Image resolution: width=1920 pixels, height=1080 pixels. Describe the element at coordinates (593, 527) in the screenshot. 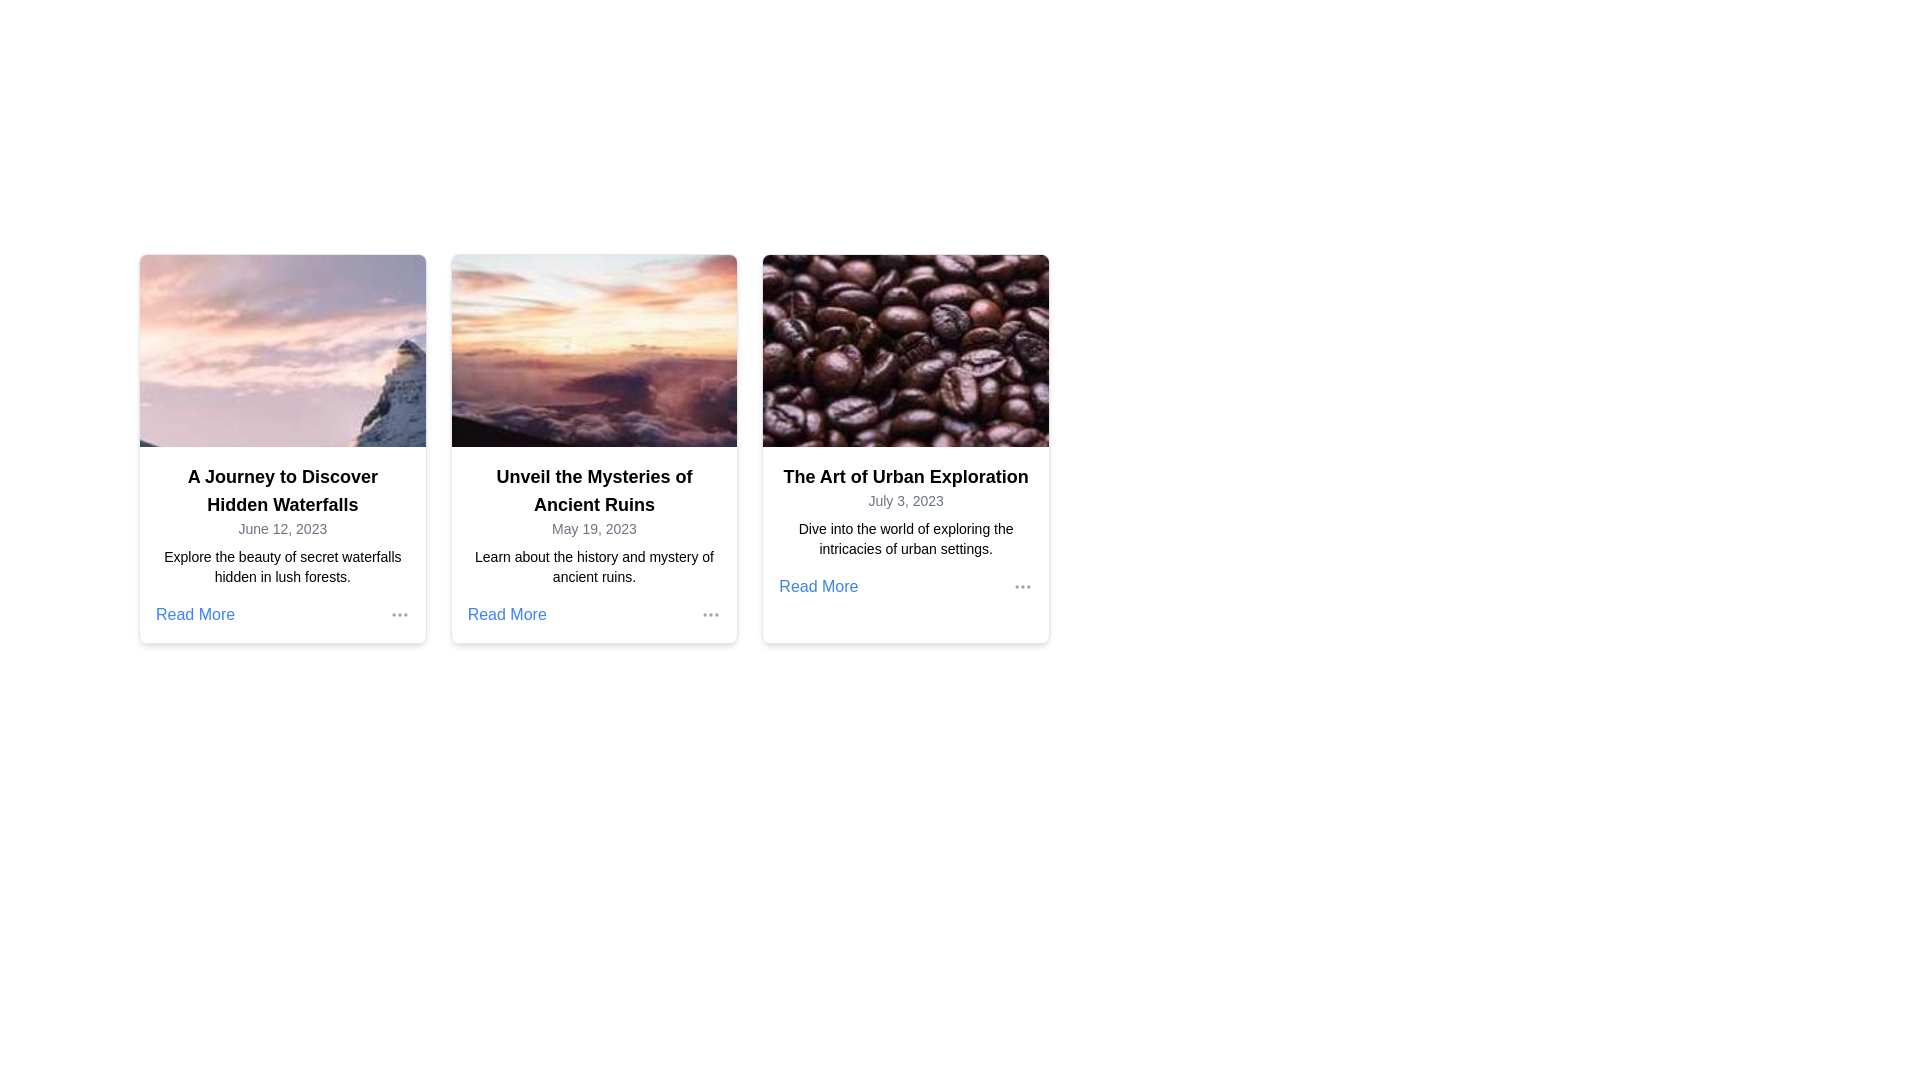

I see `the Text label displaying the publication date for the article, which is located below the title 'Unveil the Mysteries of Ancient Ruins' and above the descriptive text 'Learn about the history and mystery of ancient ruins.'` at that location.